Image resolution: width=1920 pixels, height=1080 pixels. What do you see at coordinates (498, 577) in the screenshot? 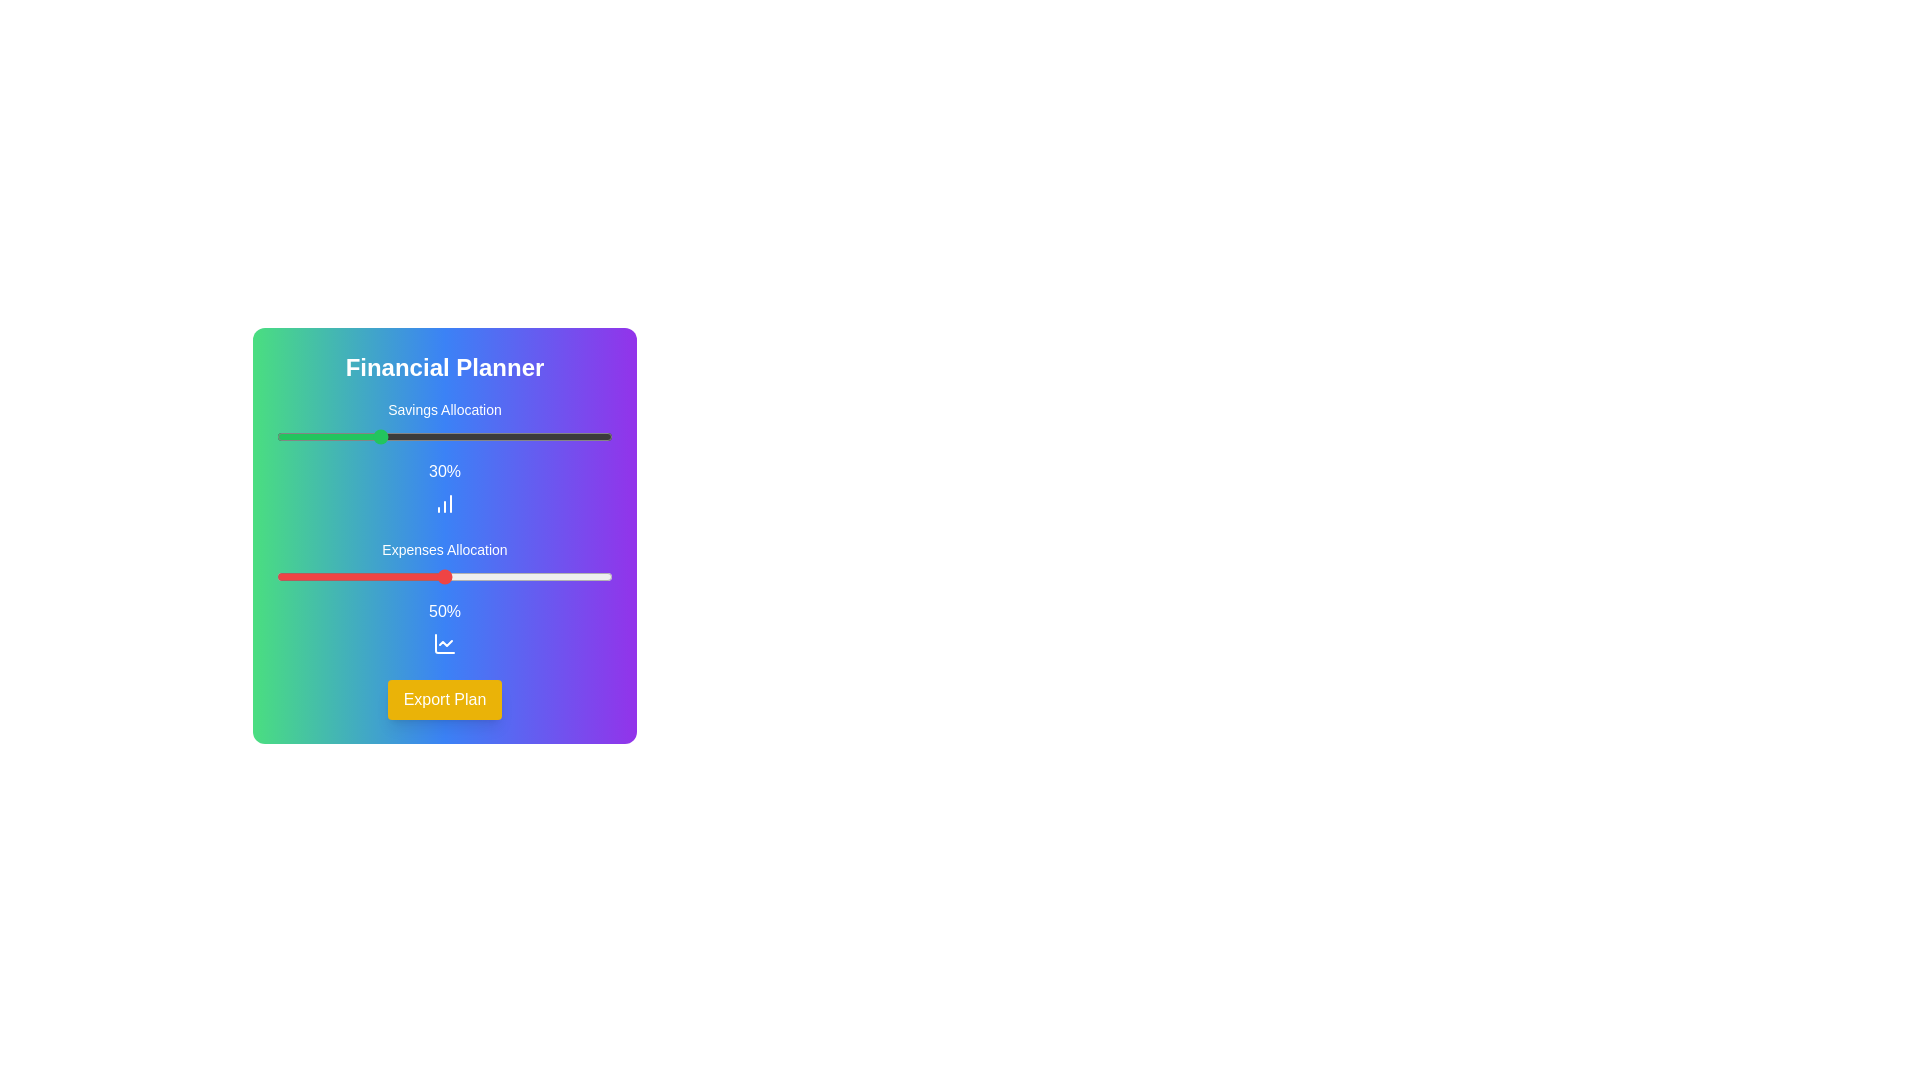
I see `the expenses allocation slider` at bounding box center [498, 577].